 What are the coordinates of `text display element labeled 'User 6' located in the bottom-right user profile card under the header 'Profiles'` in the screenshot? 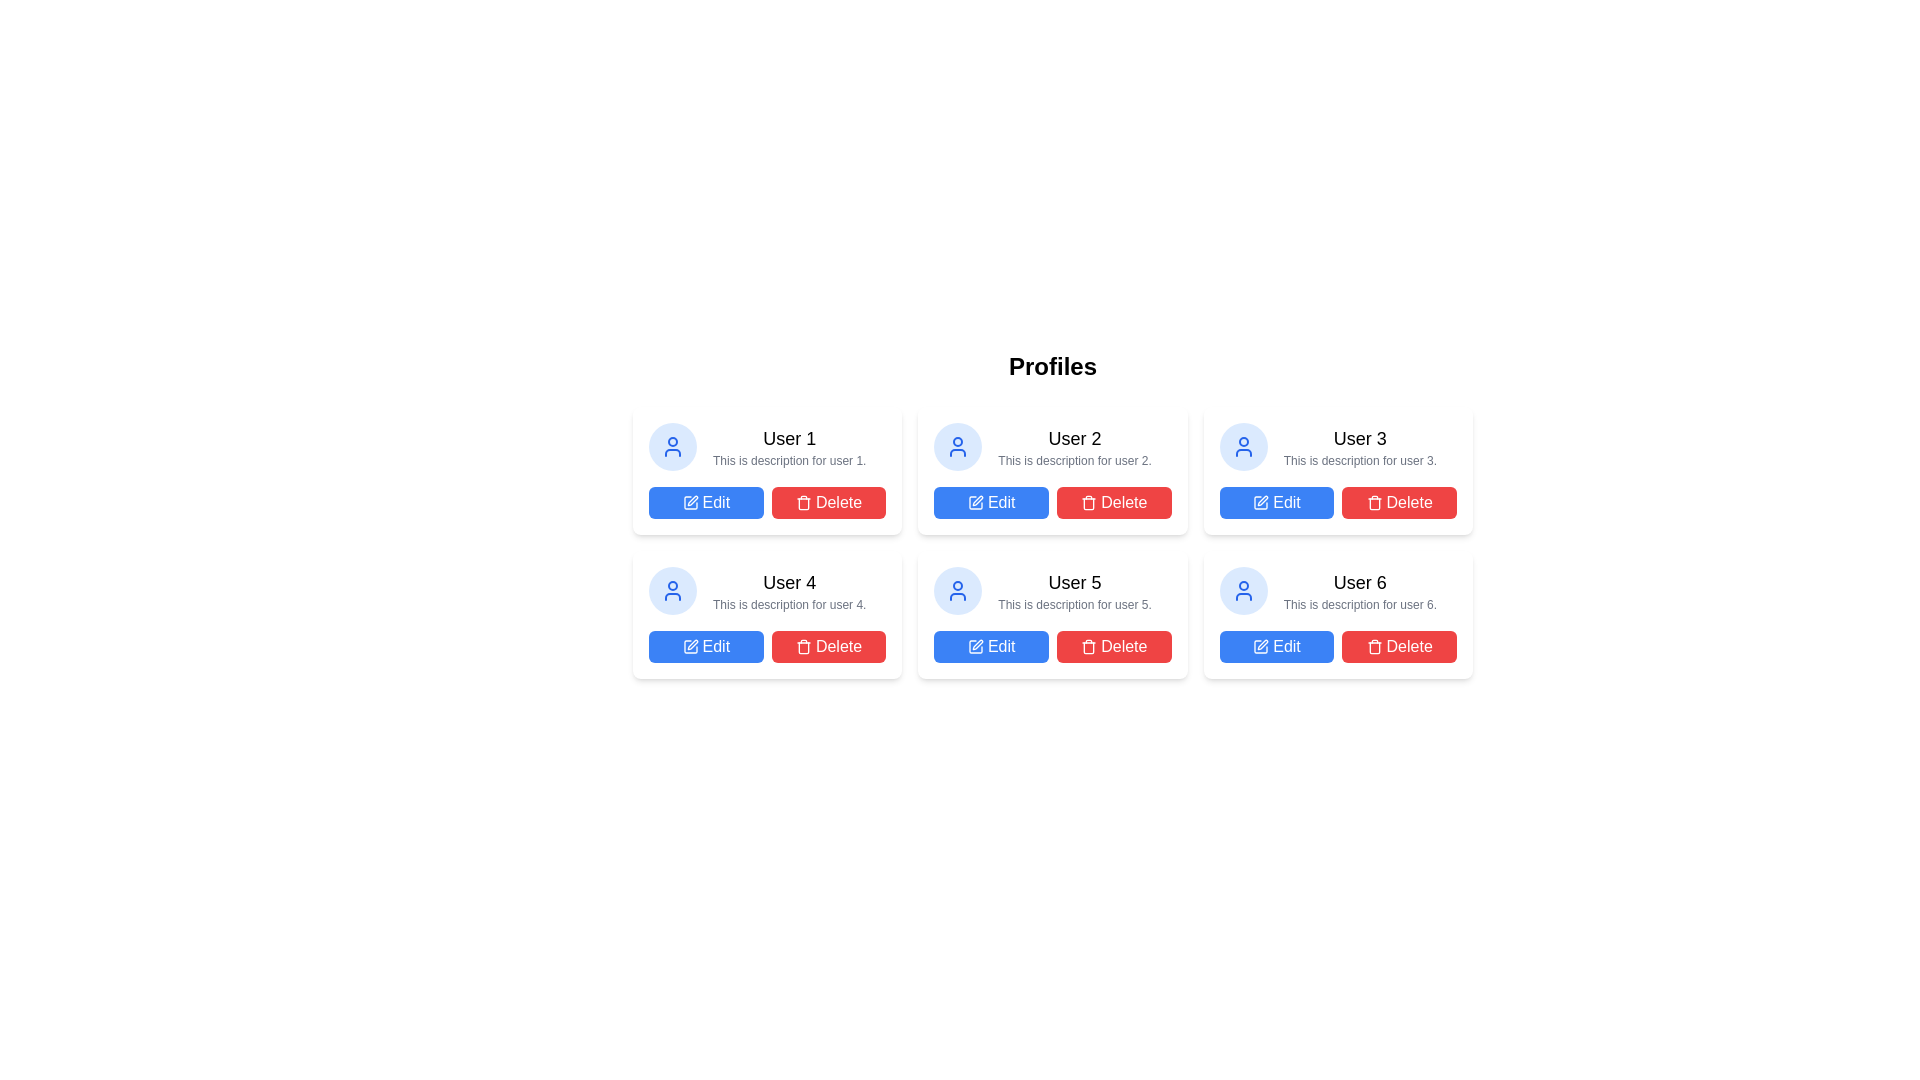 It's located at (1360, 582).